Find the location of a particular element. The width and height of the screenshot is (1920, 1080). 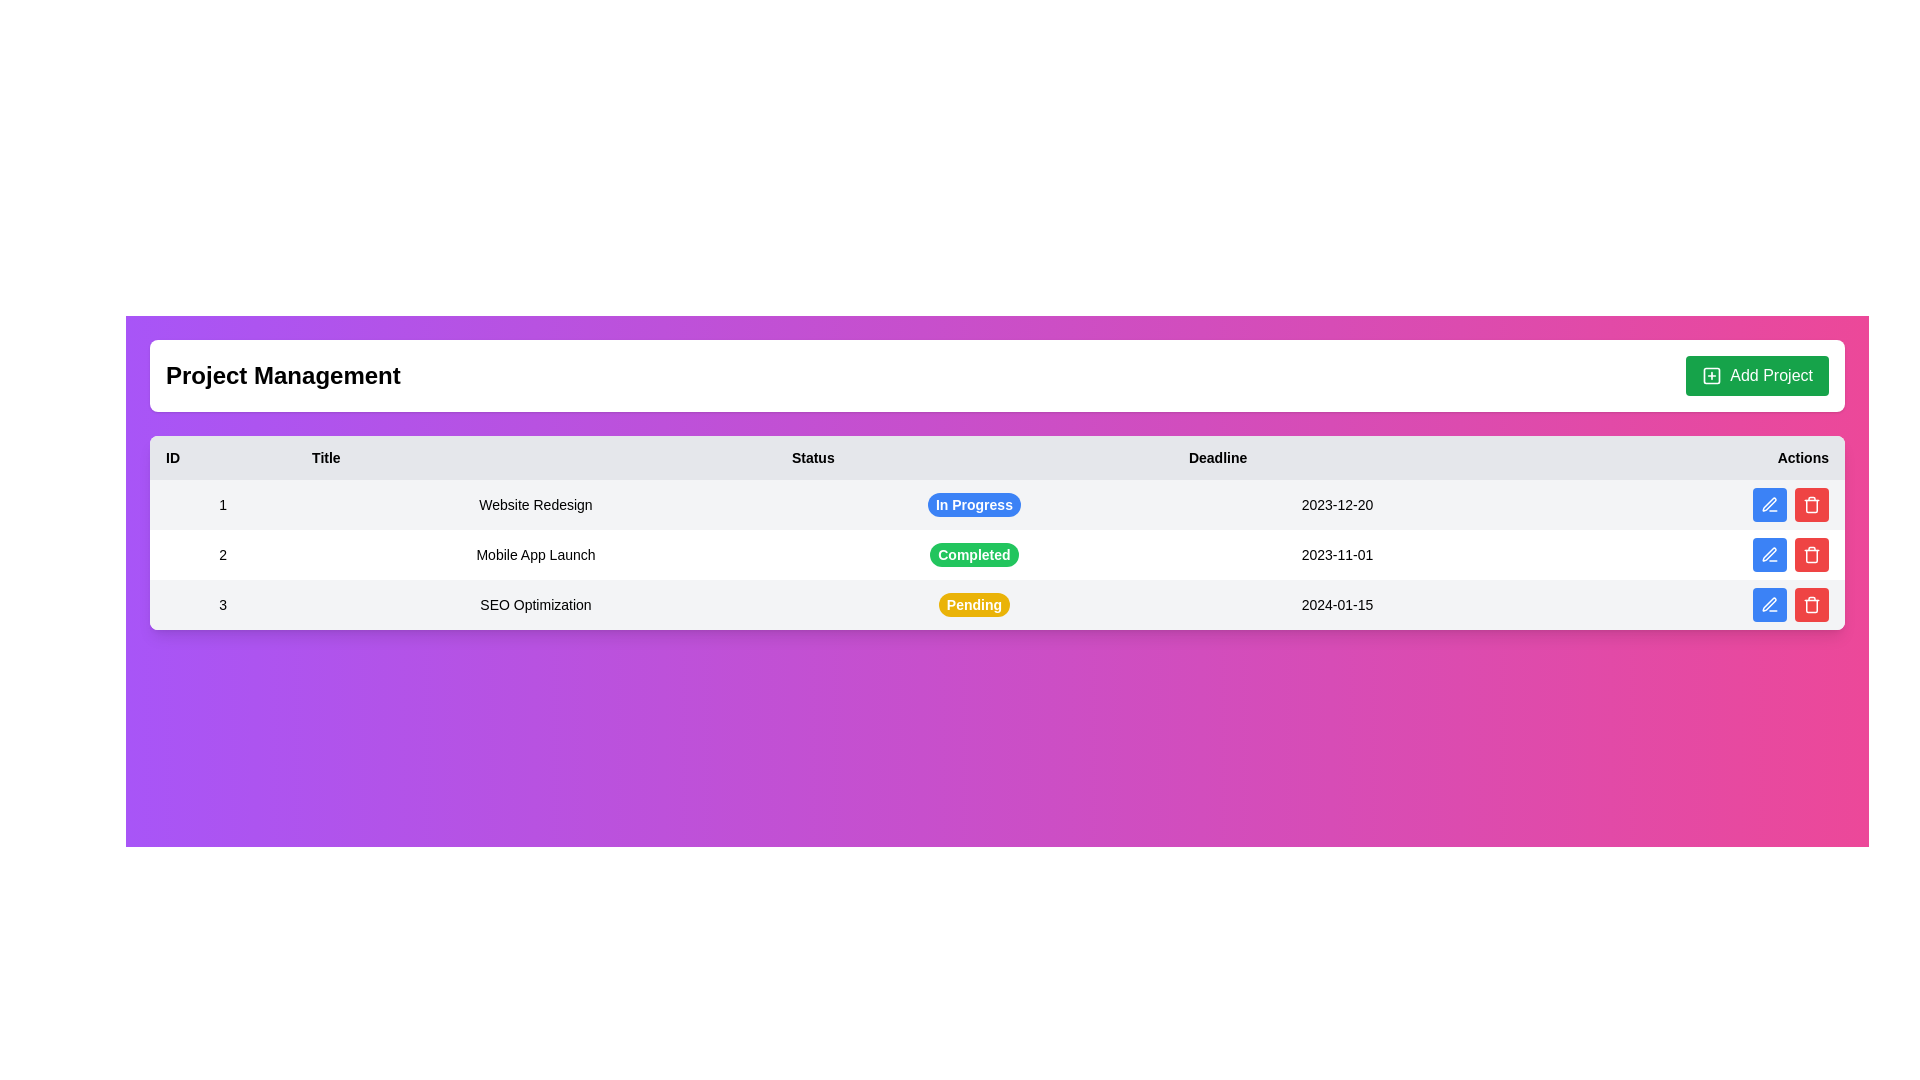

the 'SEO Optimization' status badge located in the 'Status' column of the third row of the project details table is located at coordinates (974, 604).